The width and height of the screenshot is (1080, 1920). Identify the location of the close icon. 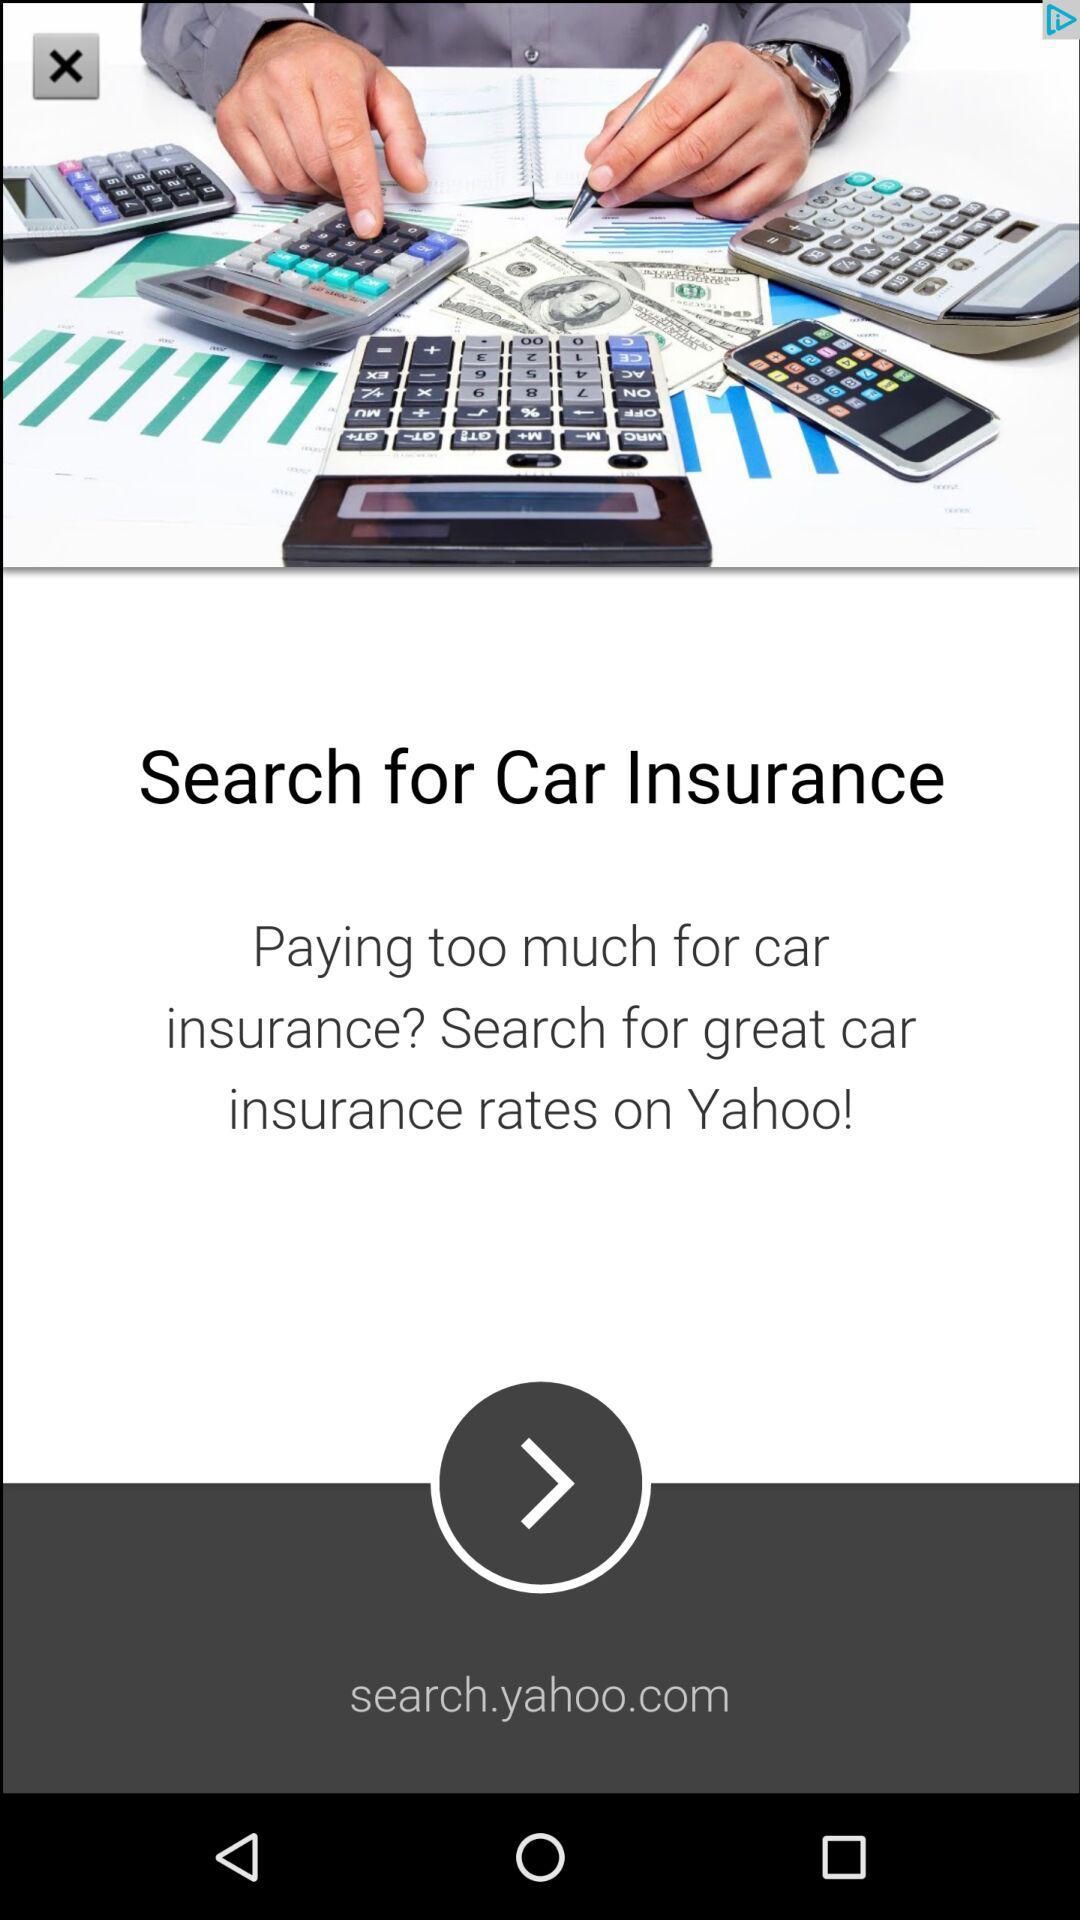
(64, 70).